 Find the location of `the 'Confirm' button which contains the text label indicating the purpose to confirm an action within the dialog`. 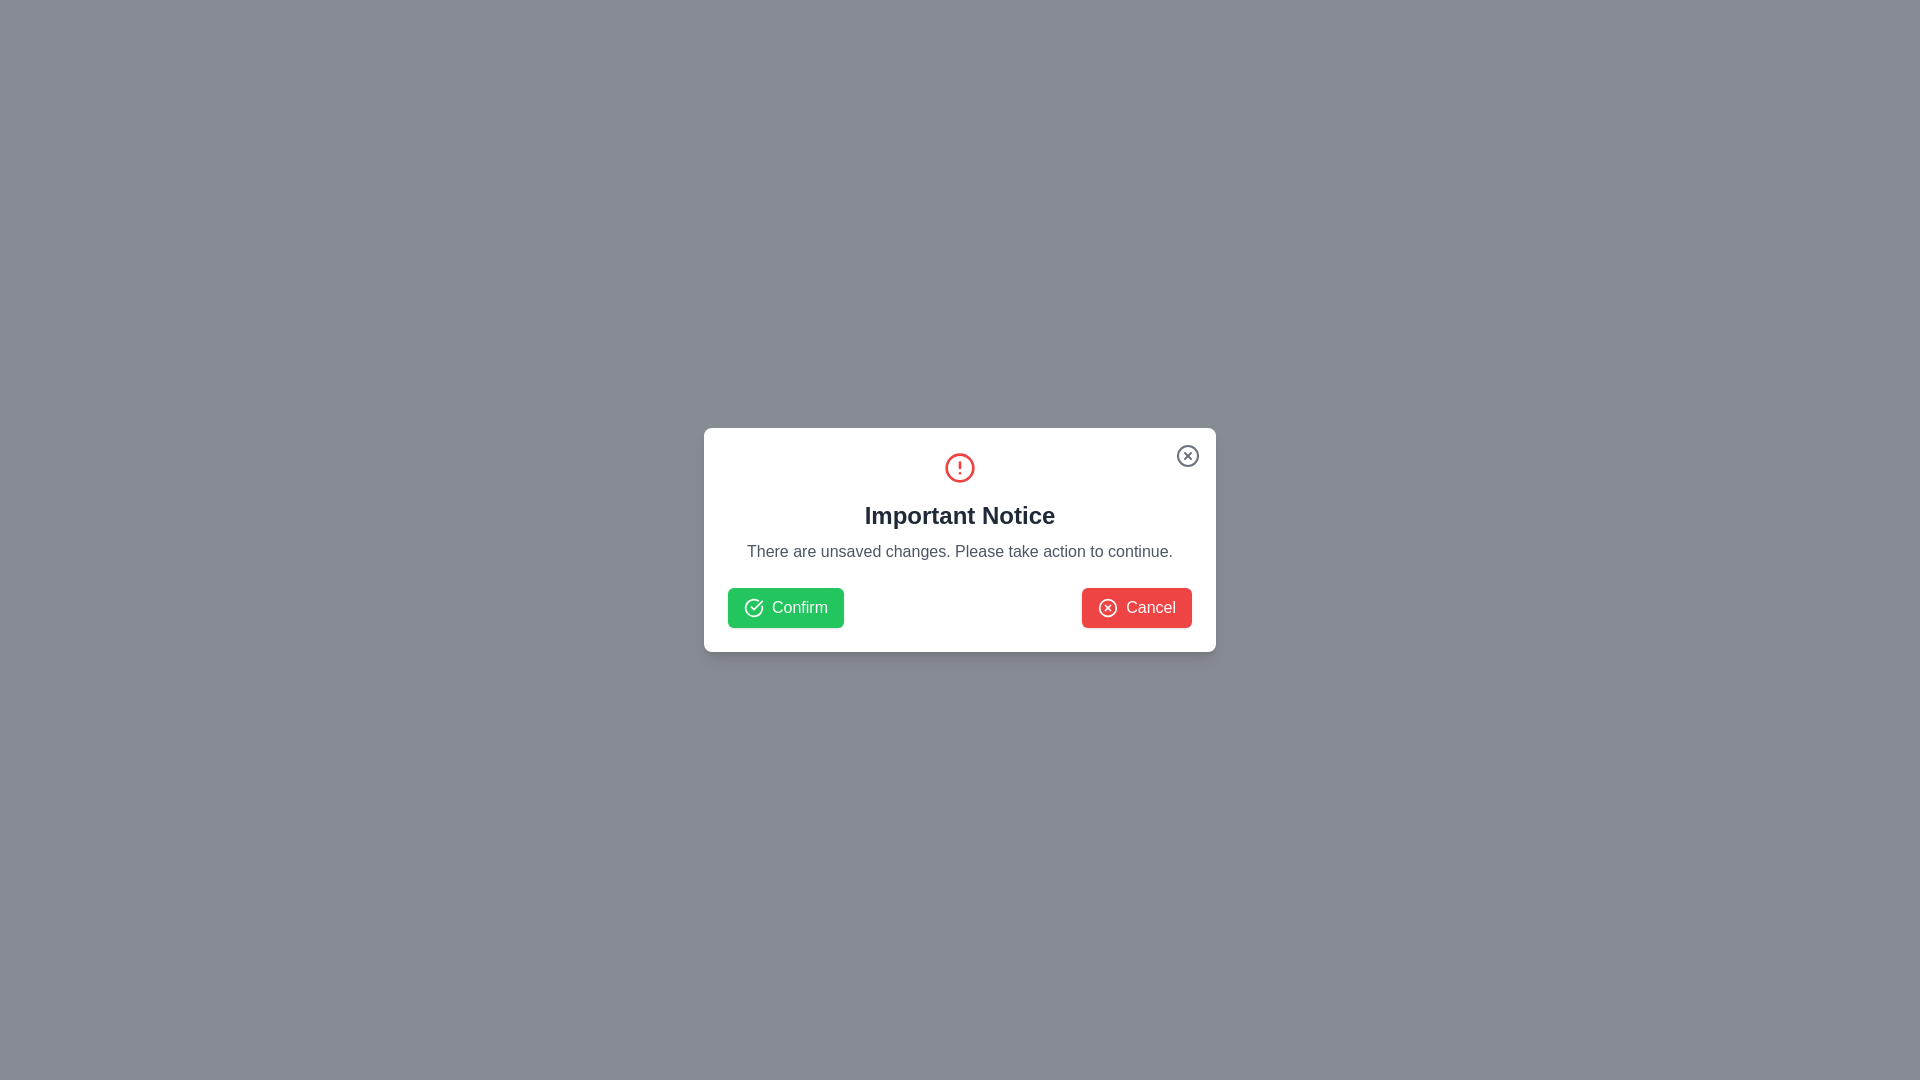

the 'Confirm' button which contains the text label indicating the purpose to confirm an action within the dialog is located at coordinates (800, 607).